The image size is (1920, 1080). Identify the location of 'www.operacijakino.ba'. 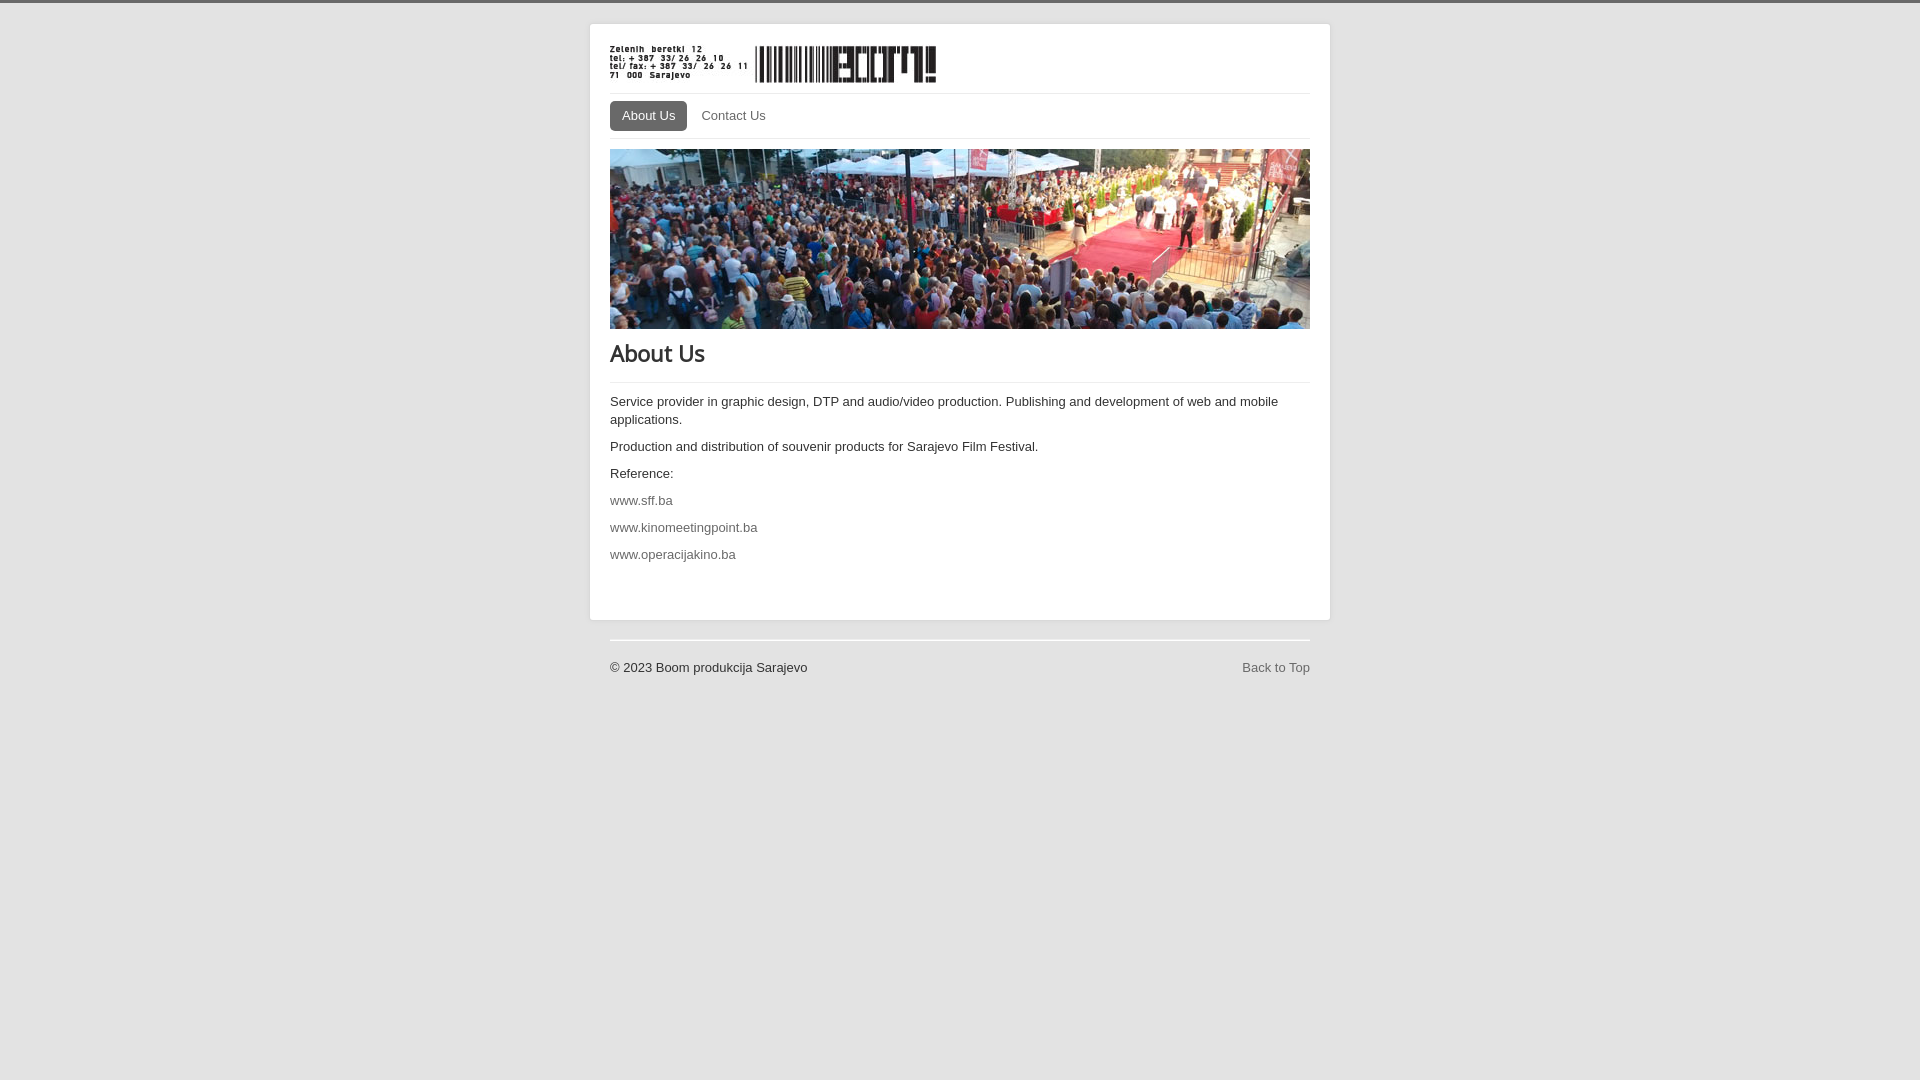
(672, 554).